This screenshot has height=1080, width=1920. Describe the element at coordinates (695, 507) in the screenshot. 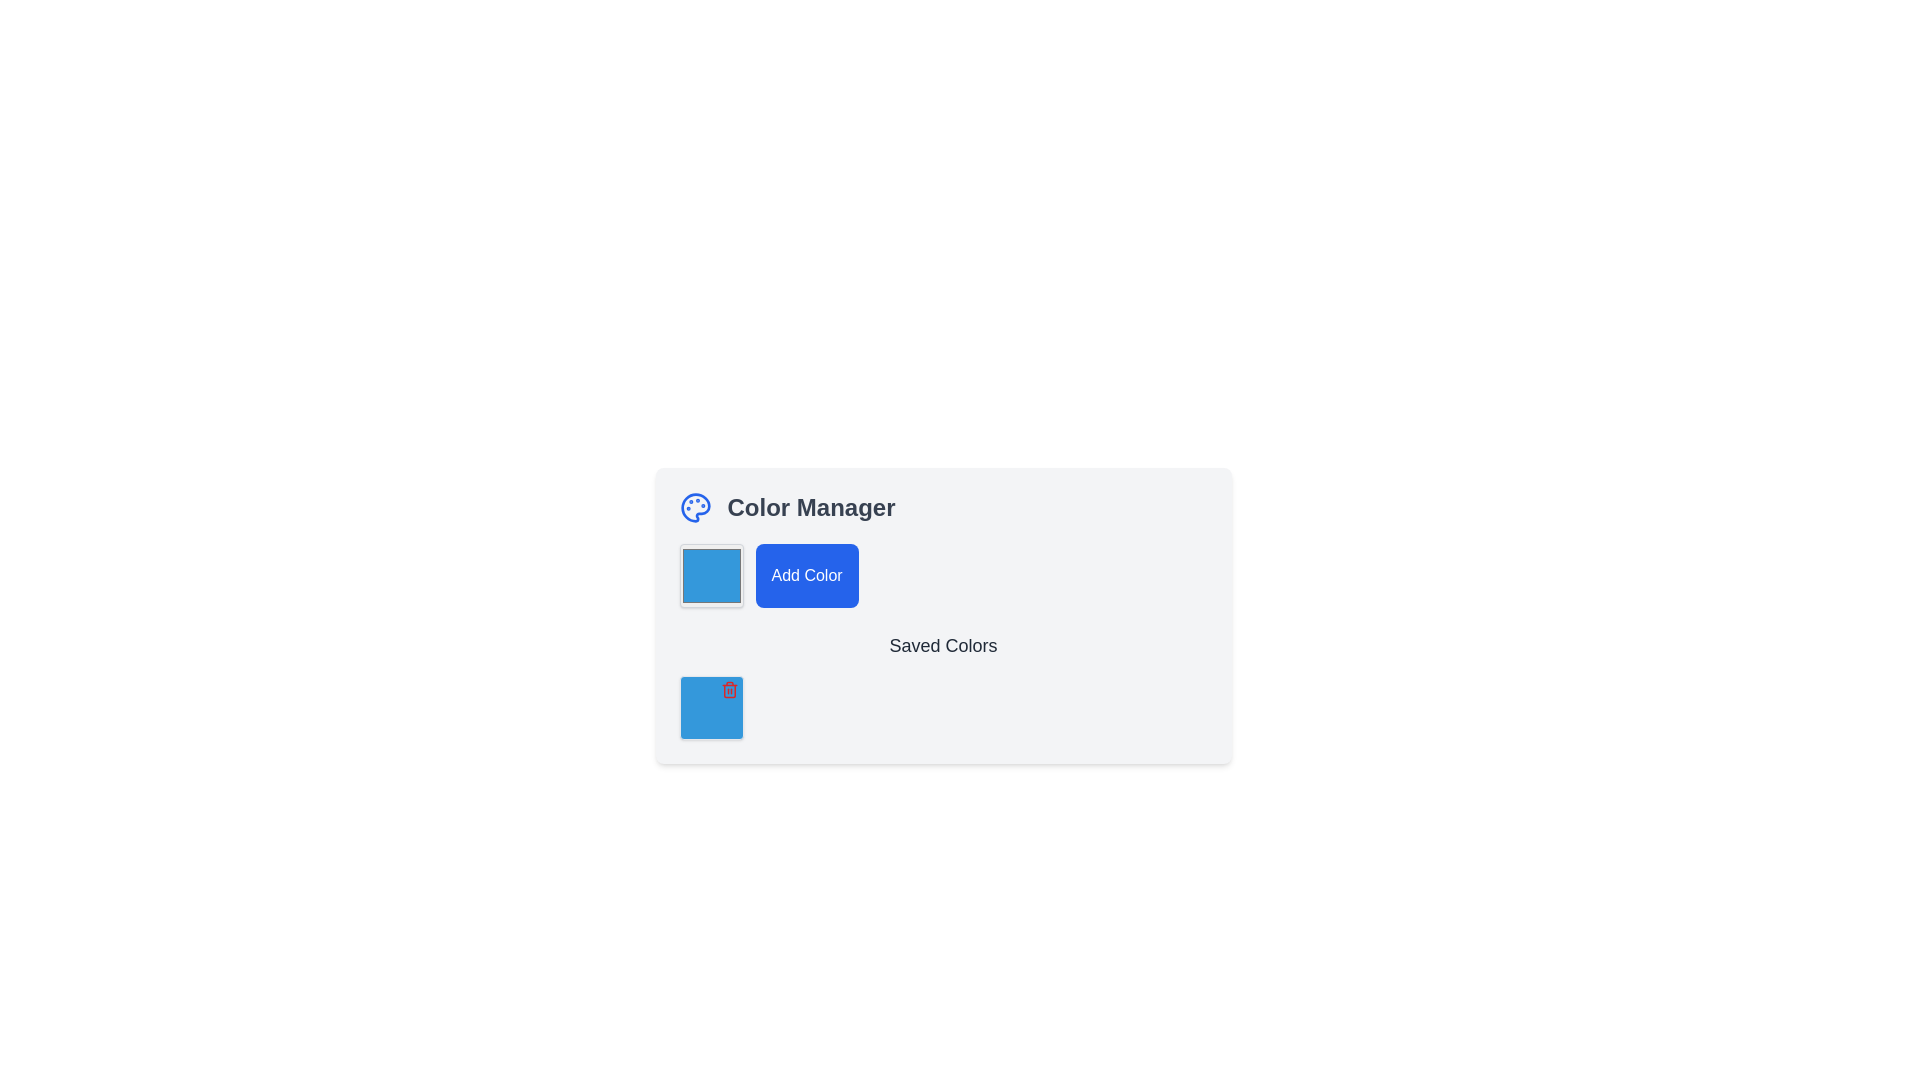

I see `the decorative icon representing the 'Color Manager' located in the top-left quadrant of the interface, adjacent to the 'Color Manager' title` at that location.